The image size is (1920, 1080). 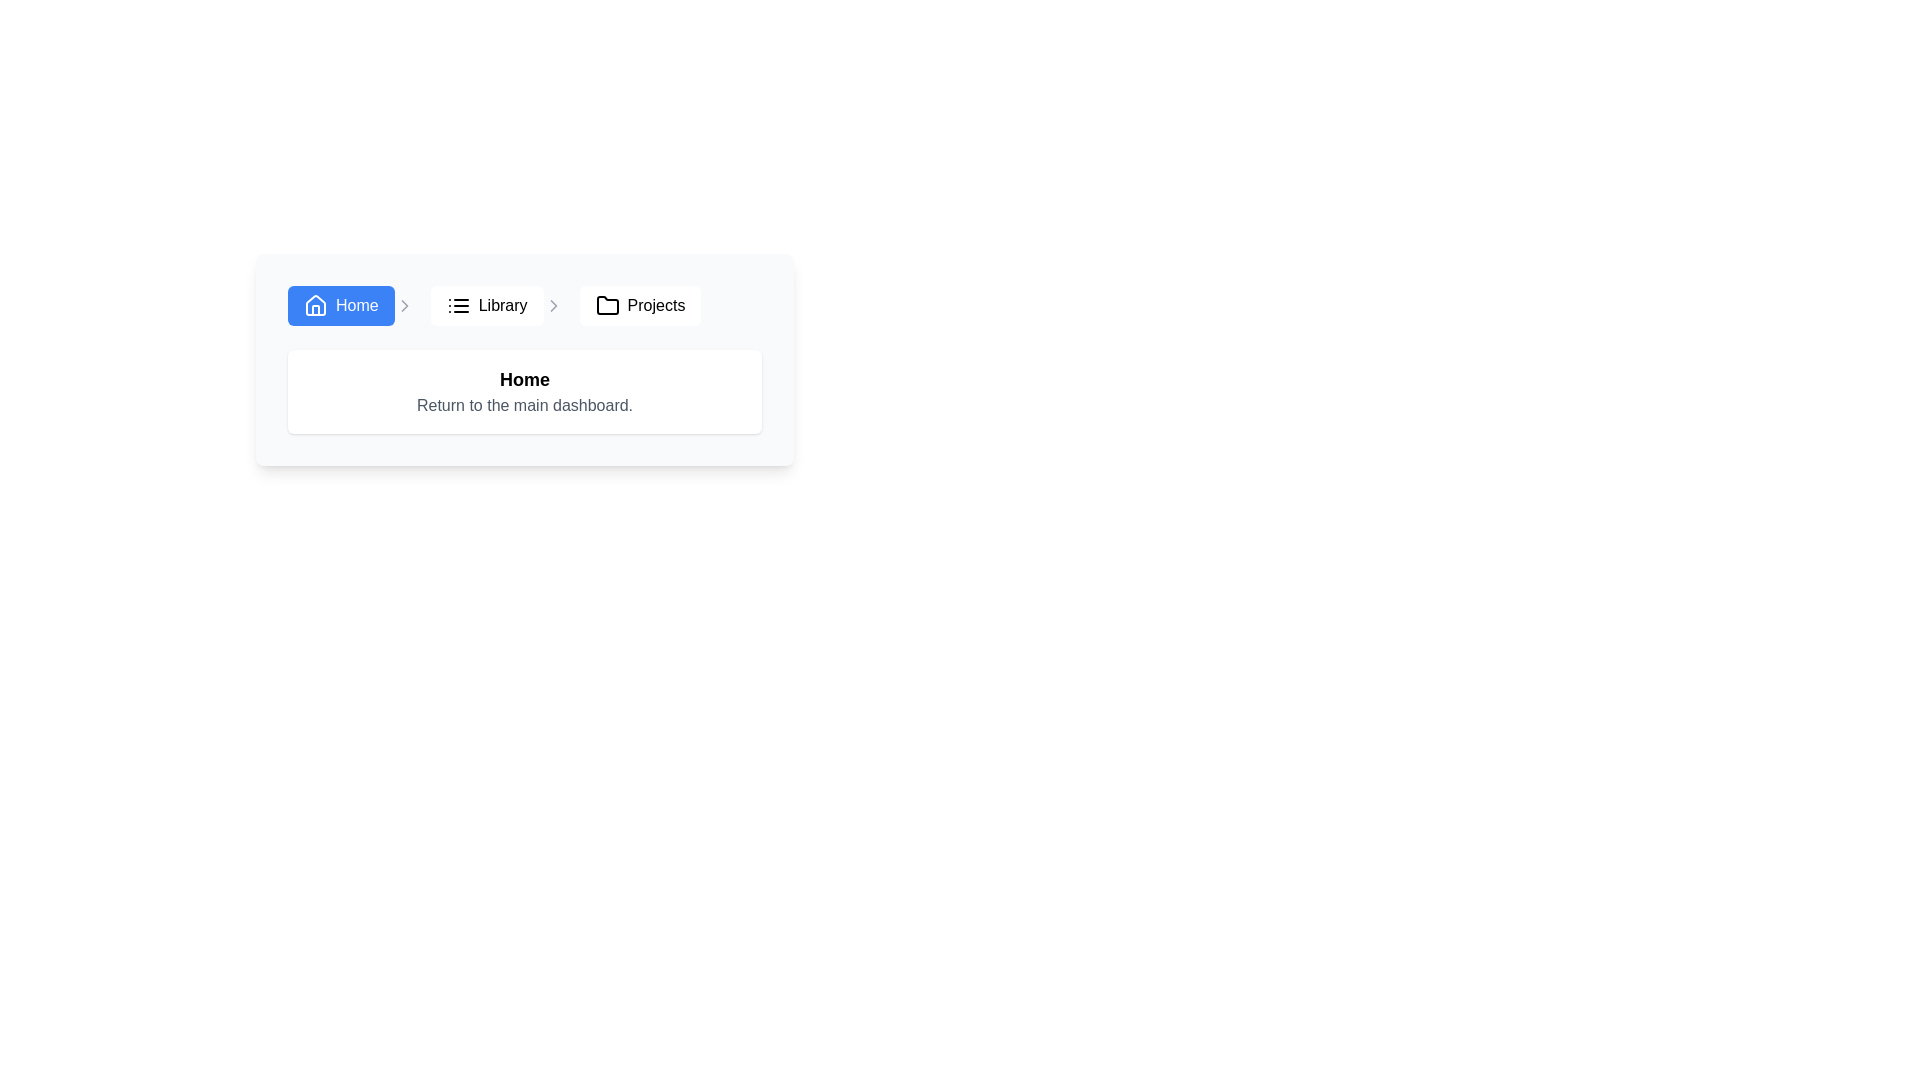 I want to click on the 'Home' text label within the navigation button, so click(x=357, y=305).